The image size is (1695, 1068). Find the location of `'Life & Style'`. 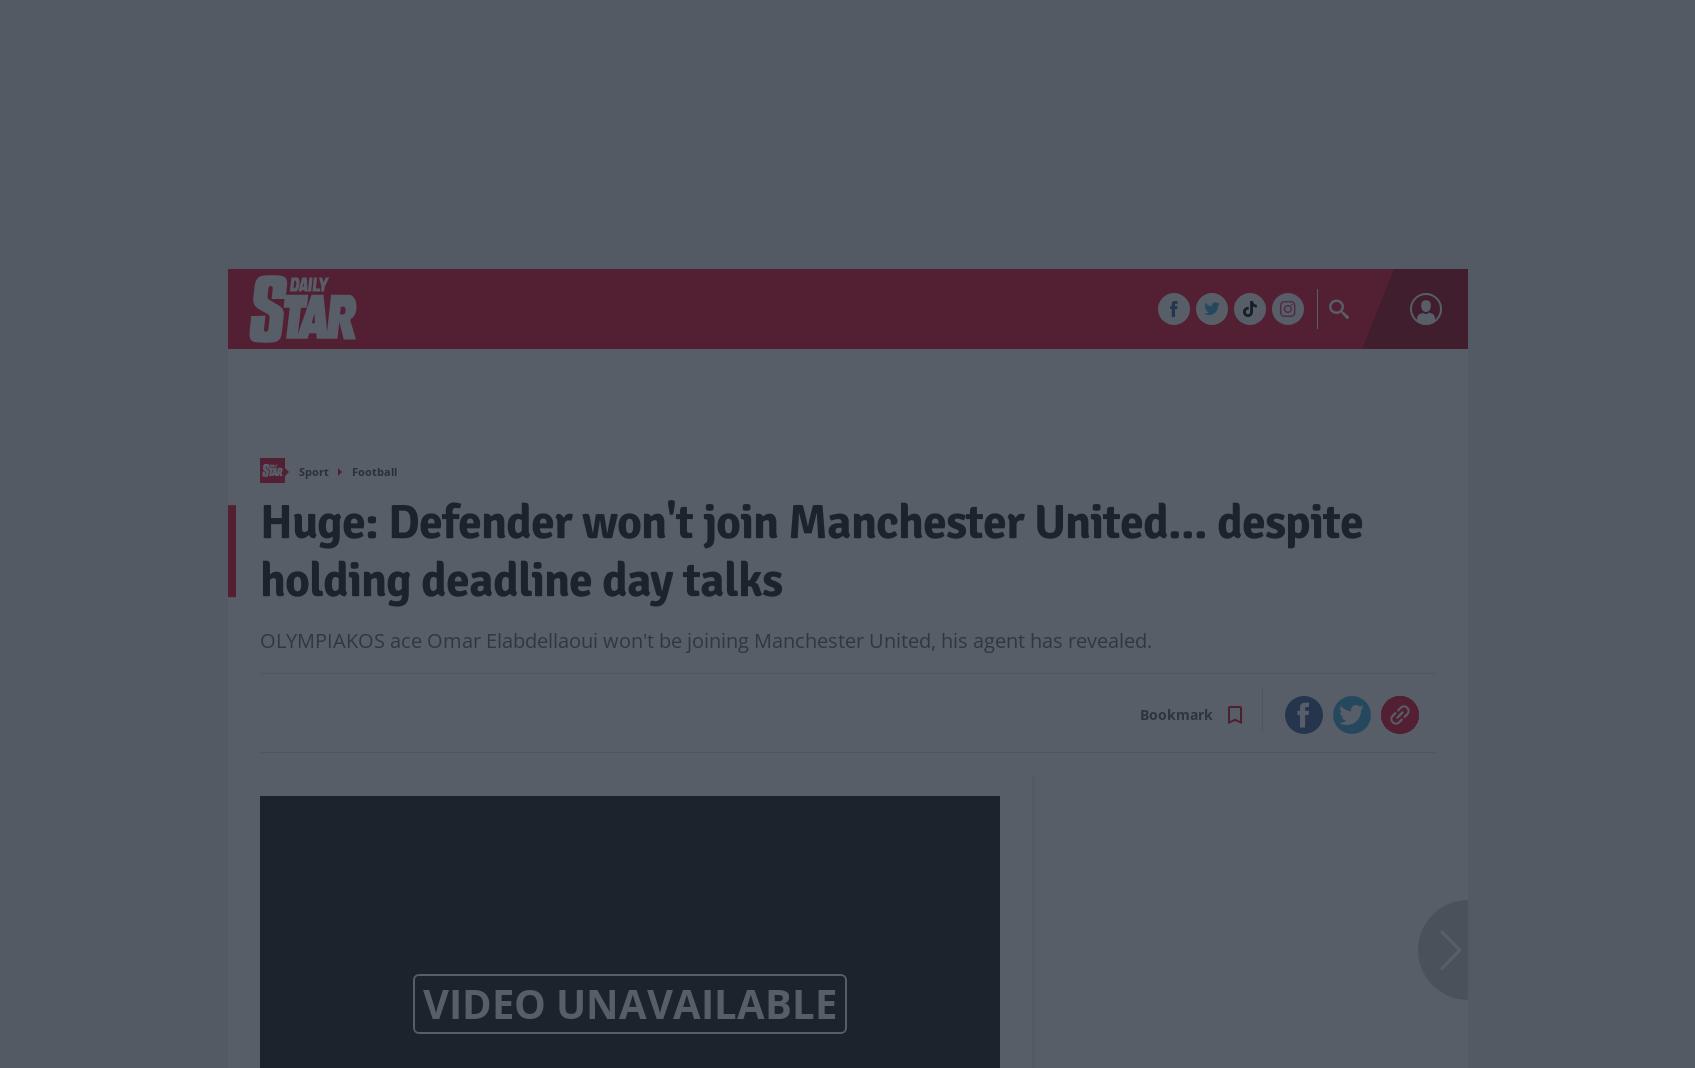

'Life & Style' is located at coordinates (698, 310).